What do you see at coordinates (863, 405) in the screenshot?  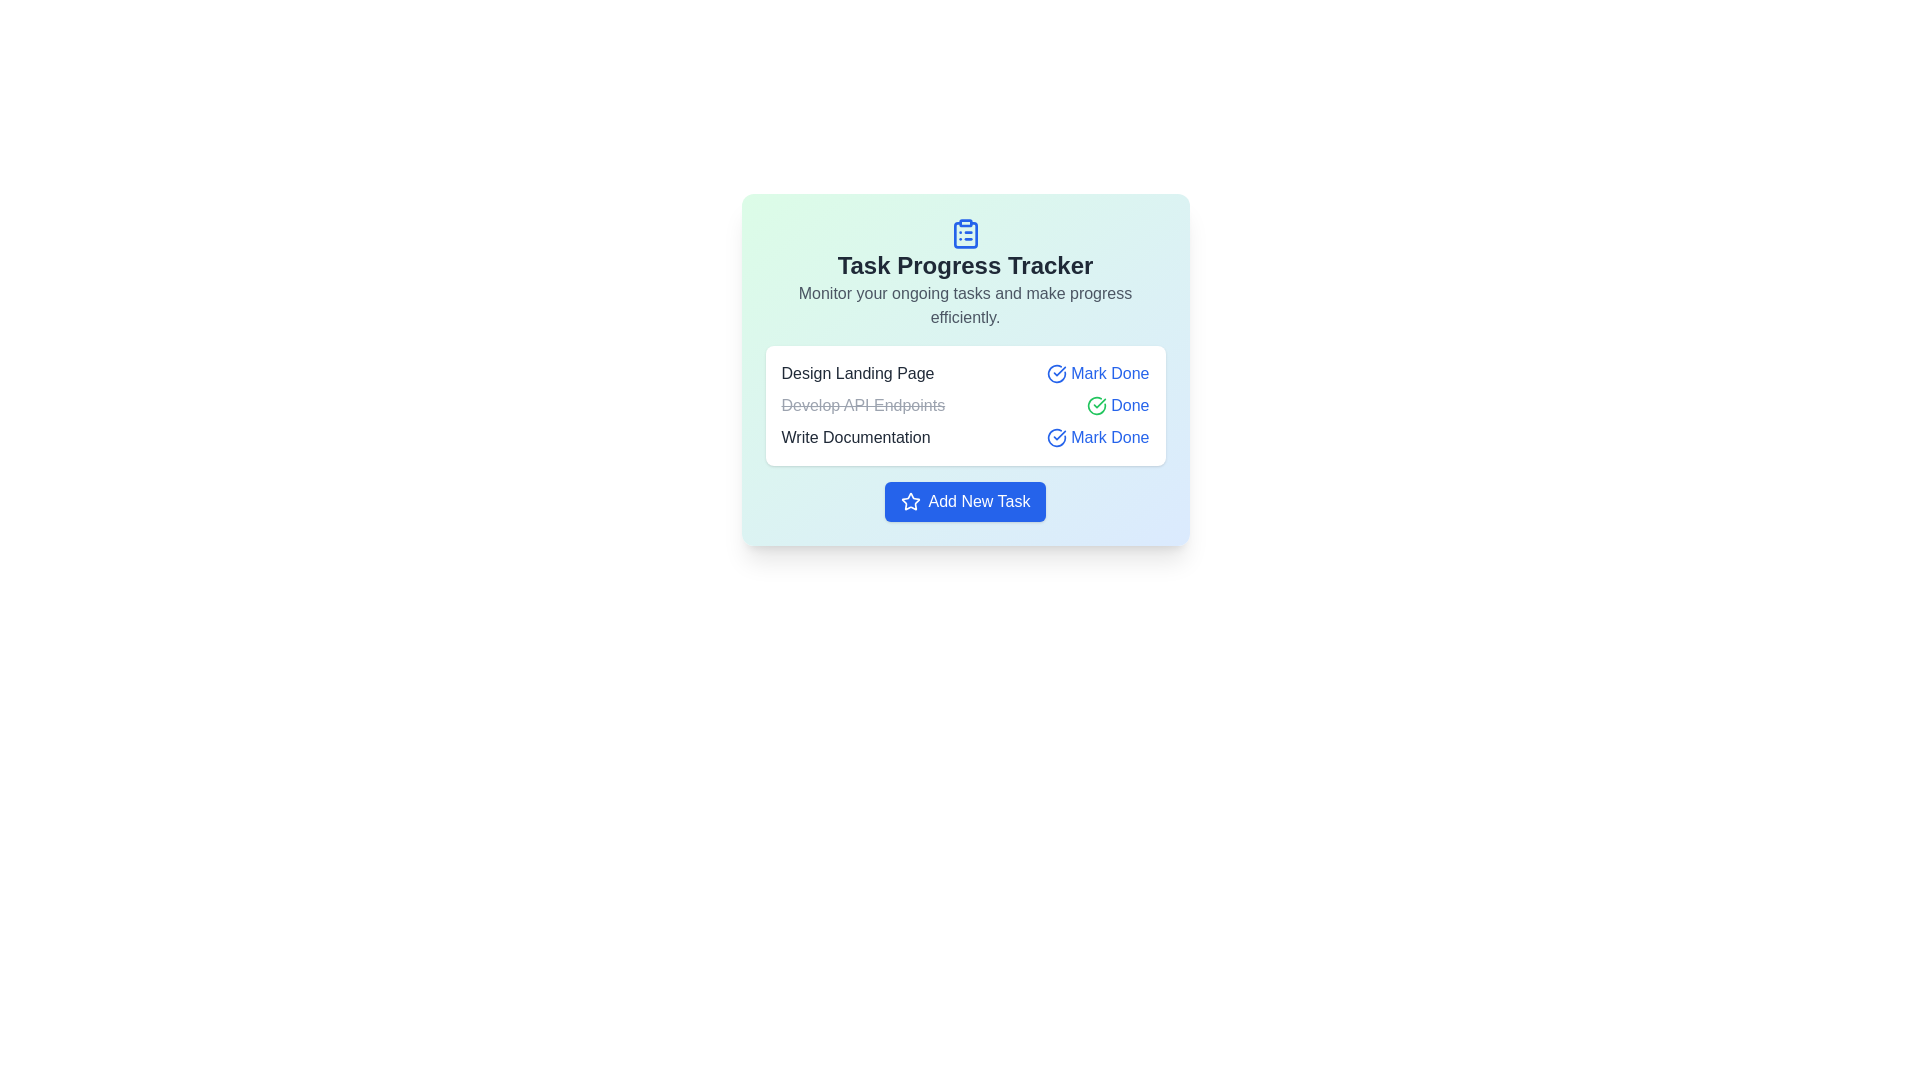 I see `the task name label in the second row of the task manager interface that displays the name of a completed task` at bounding box center [863, 405].